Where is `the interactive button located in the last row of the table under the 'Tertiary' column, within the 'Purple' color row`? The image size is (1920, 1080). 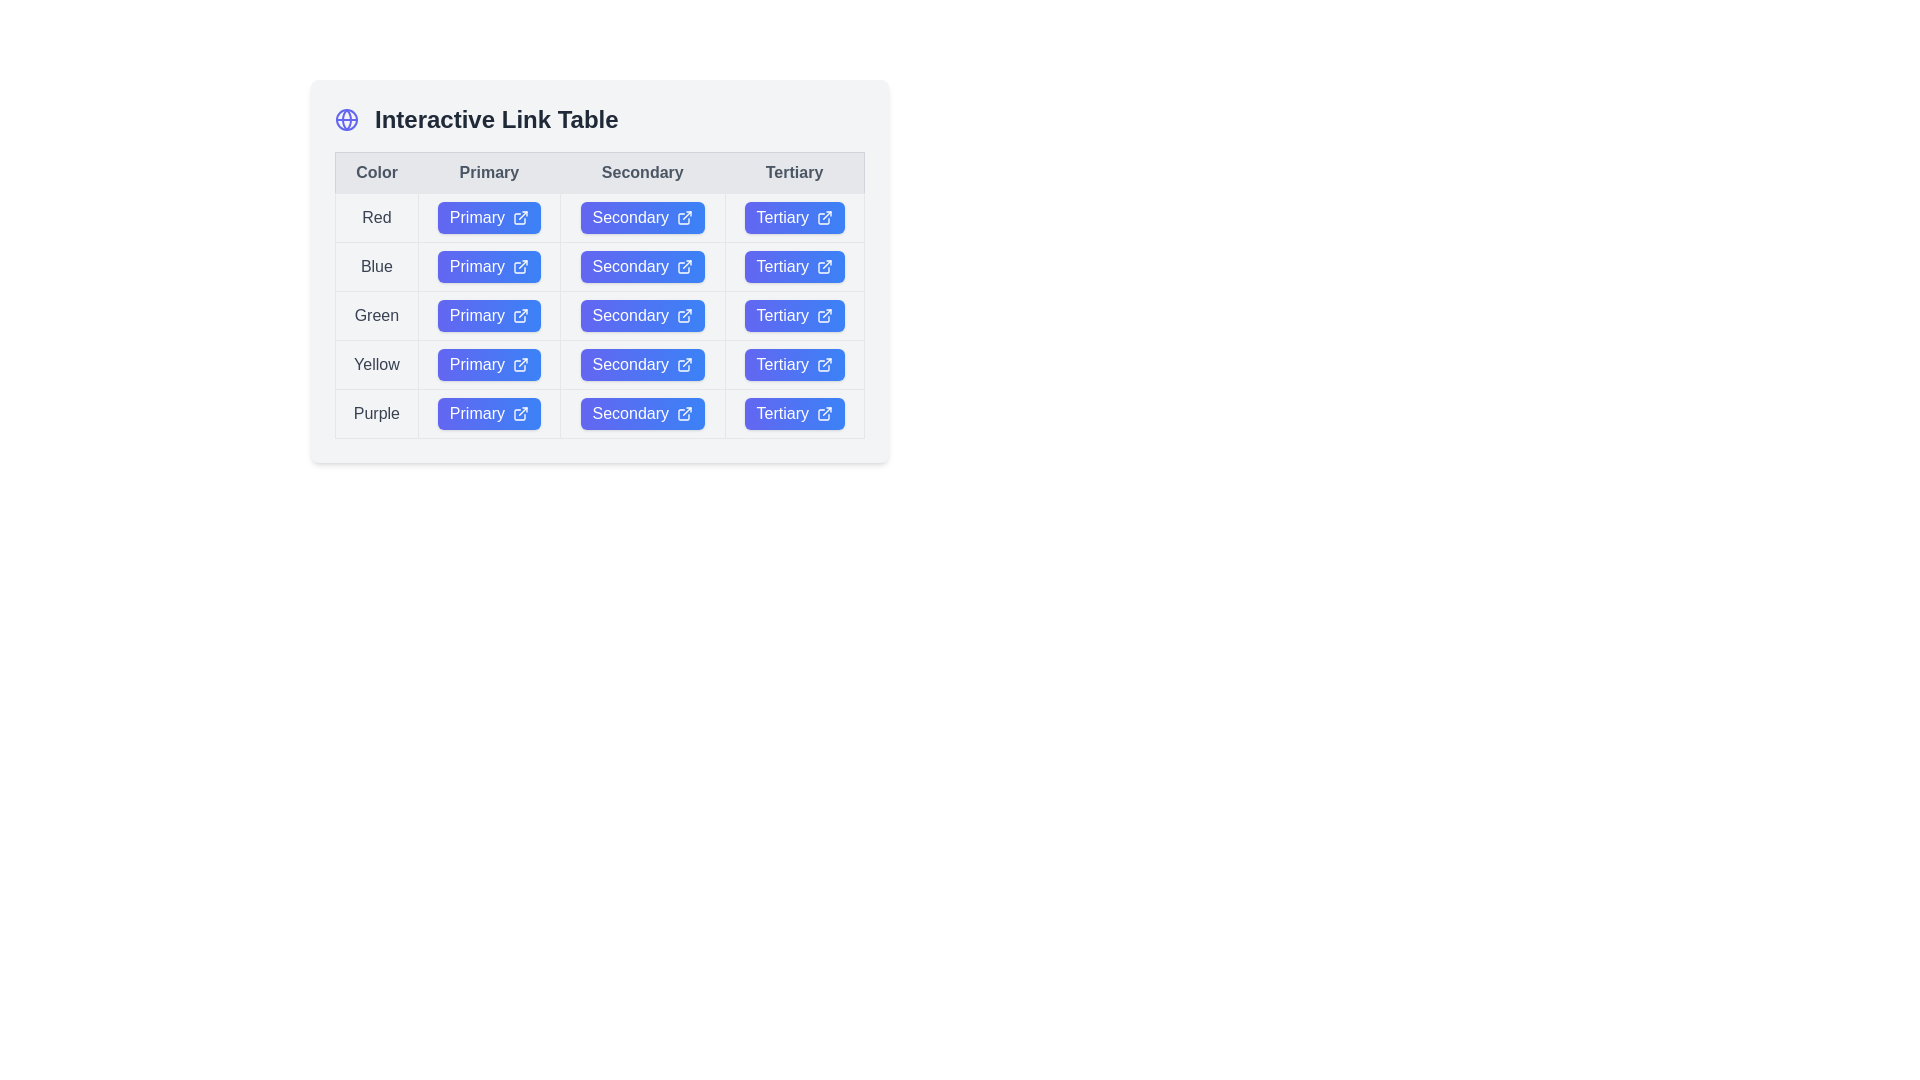 the interactive button located in the last row of the table under the 'Tertiary' column, within the 'Purple' color row is located at coordinates (793, 412).